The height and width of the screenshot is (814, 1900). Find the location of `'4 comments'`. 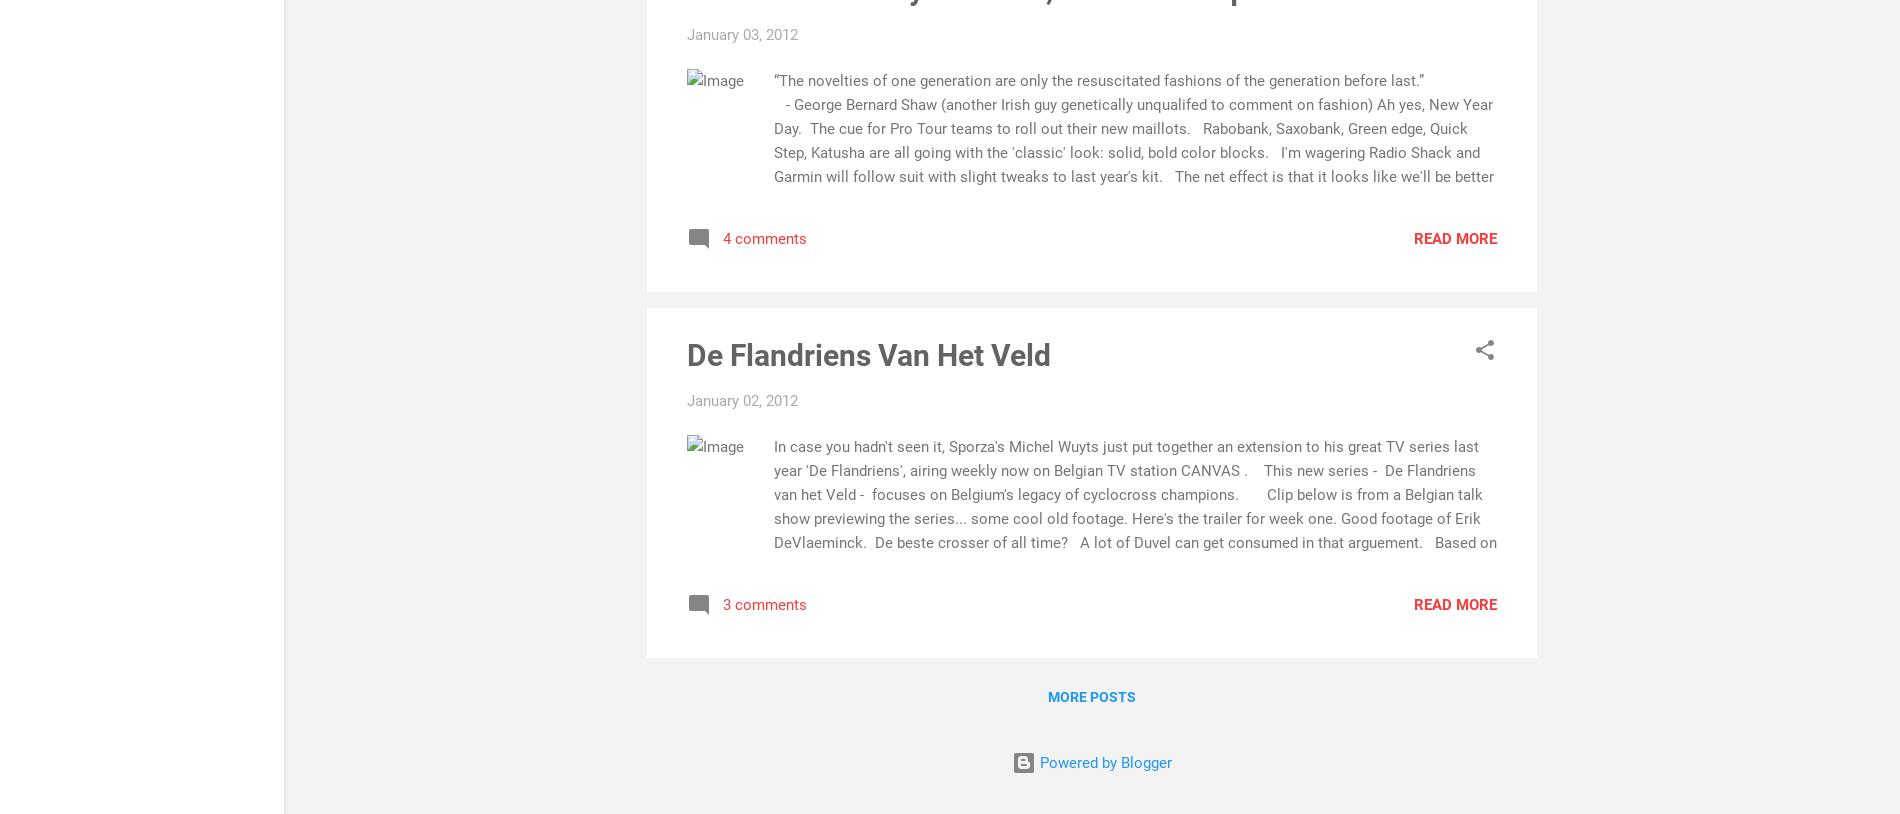

'4 comments' is located at coordinates (721, 238).